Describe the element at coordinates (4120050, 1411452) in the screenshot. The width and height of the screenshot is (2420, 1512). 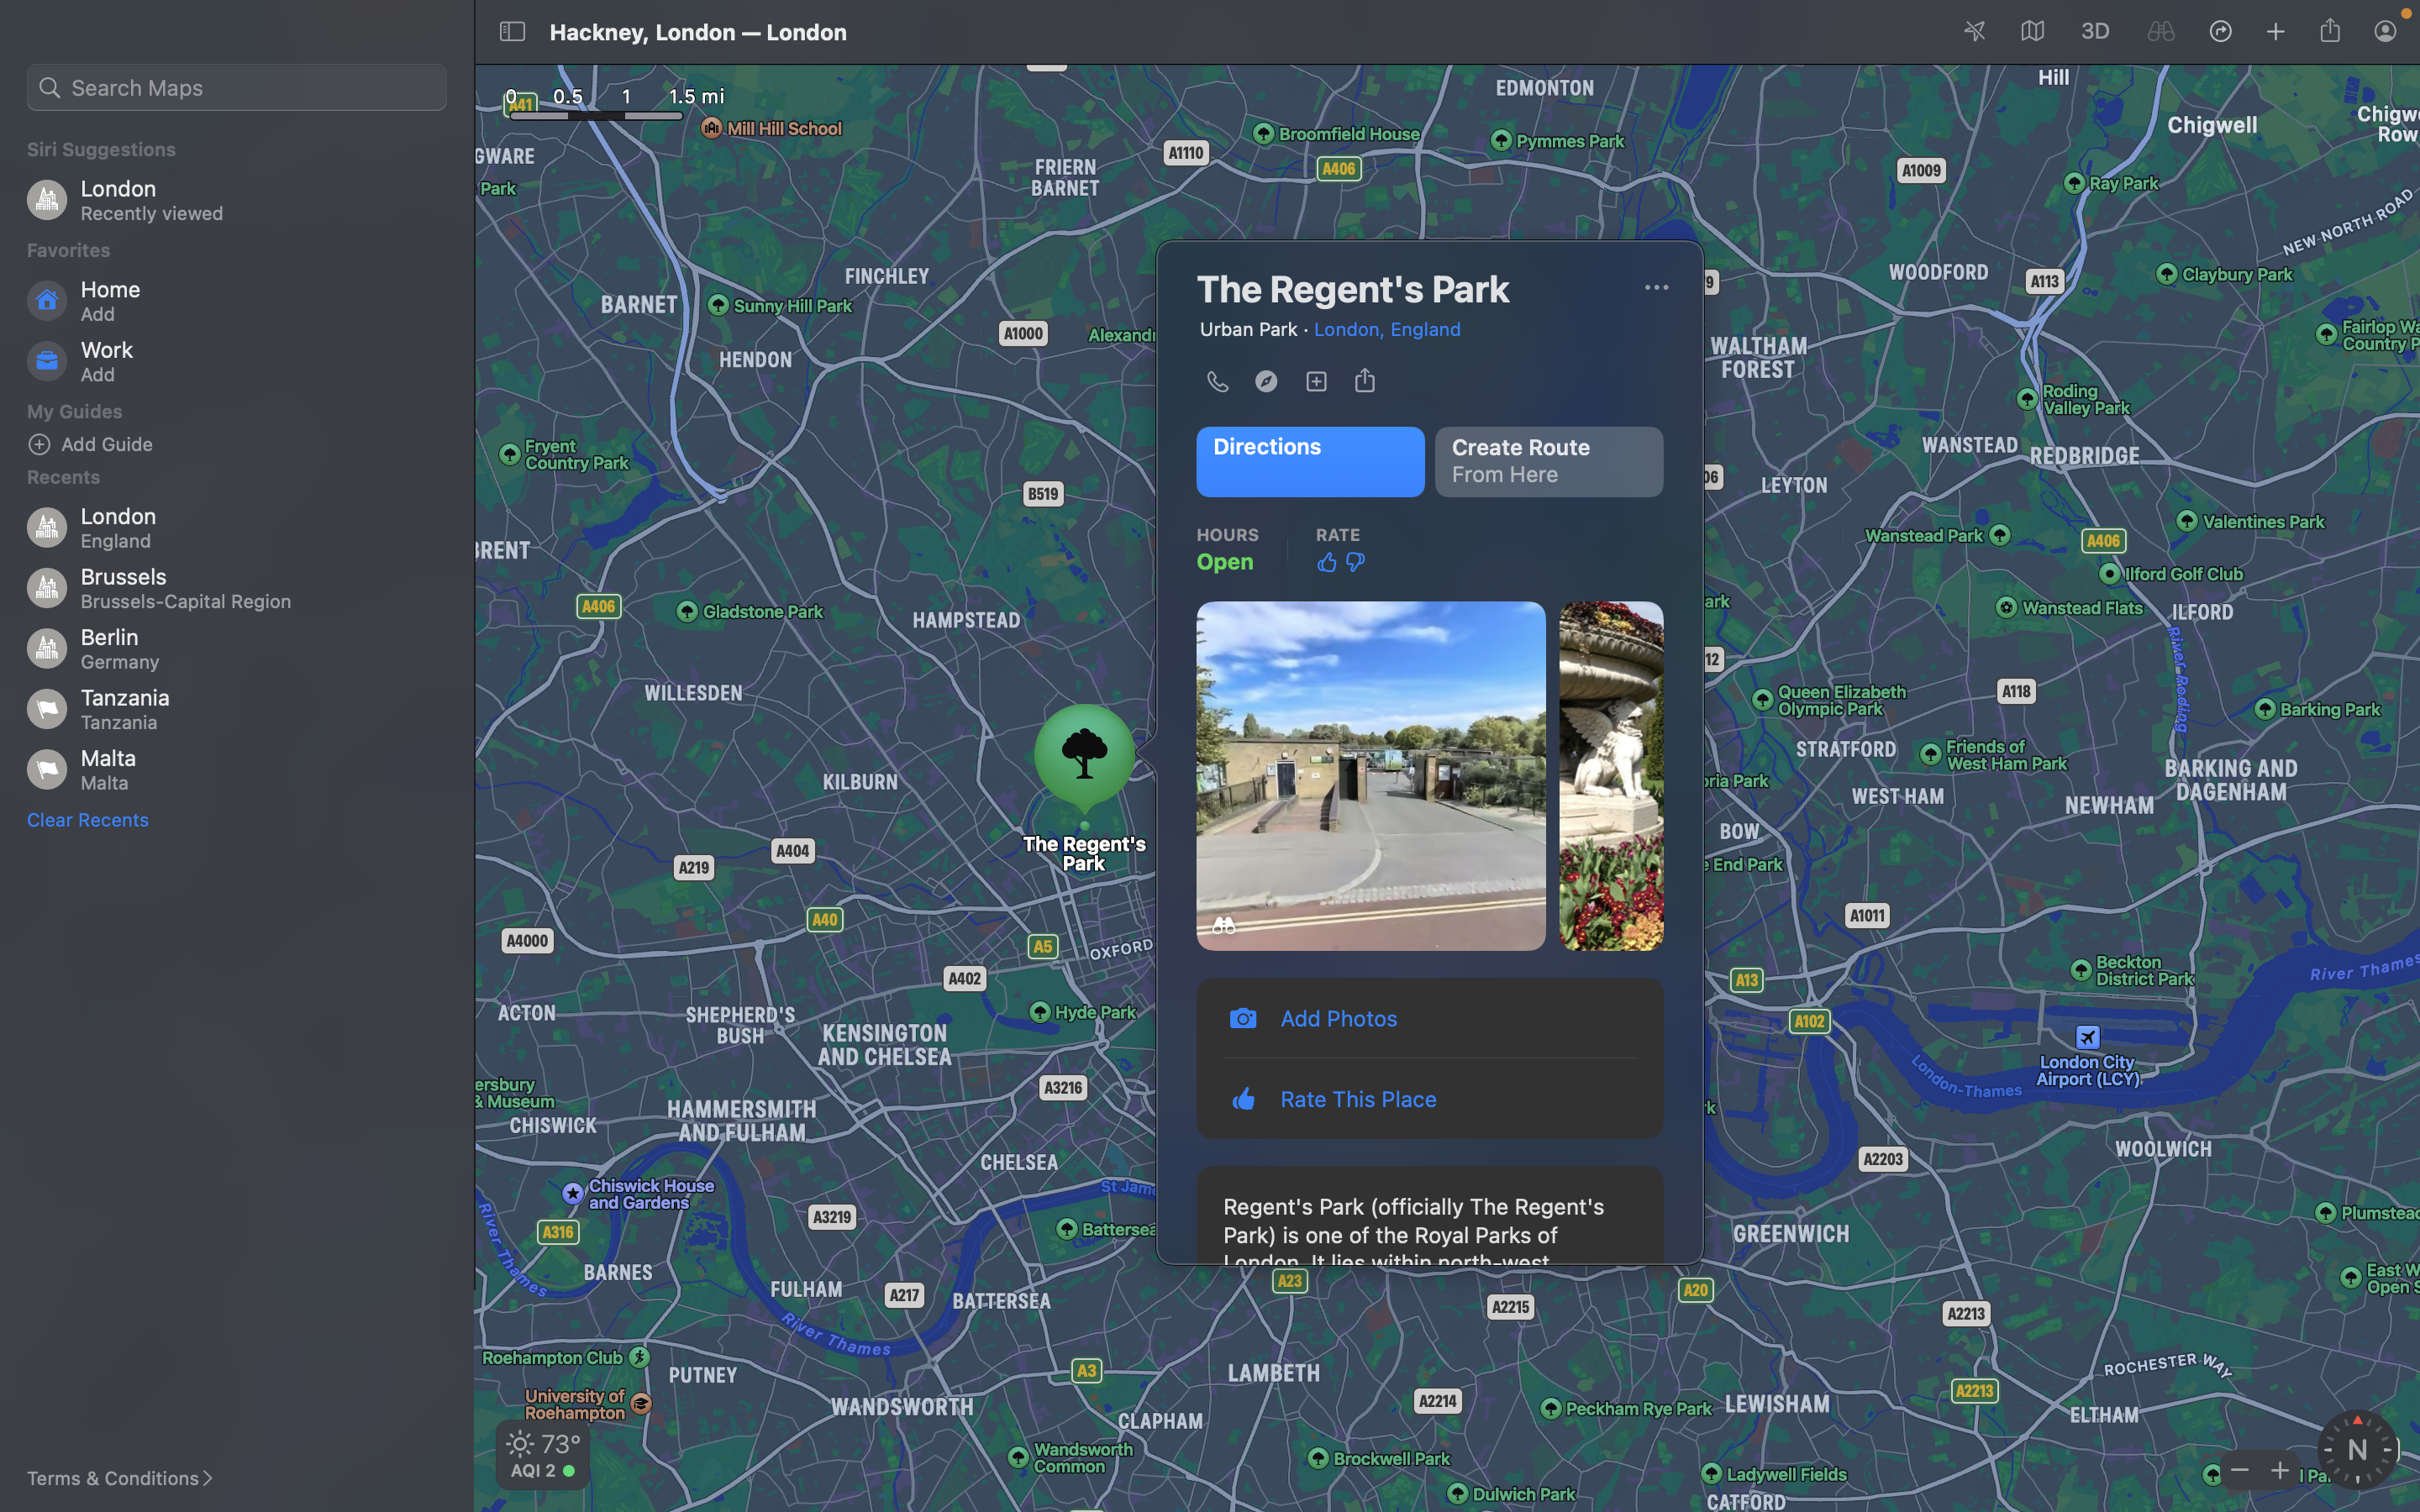
I see `Employ the scroll function to increase the map"s zoom level` at that location.